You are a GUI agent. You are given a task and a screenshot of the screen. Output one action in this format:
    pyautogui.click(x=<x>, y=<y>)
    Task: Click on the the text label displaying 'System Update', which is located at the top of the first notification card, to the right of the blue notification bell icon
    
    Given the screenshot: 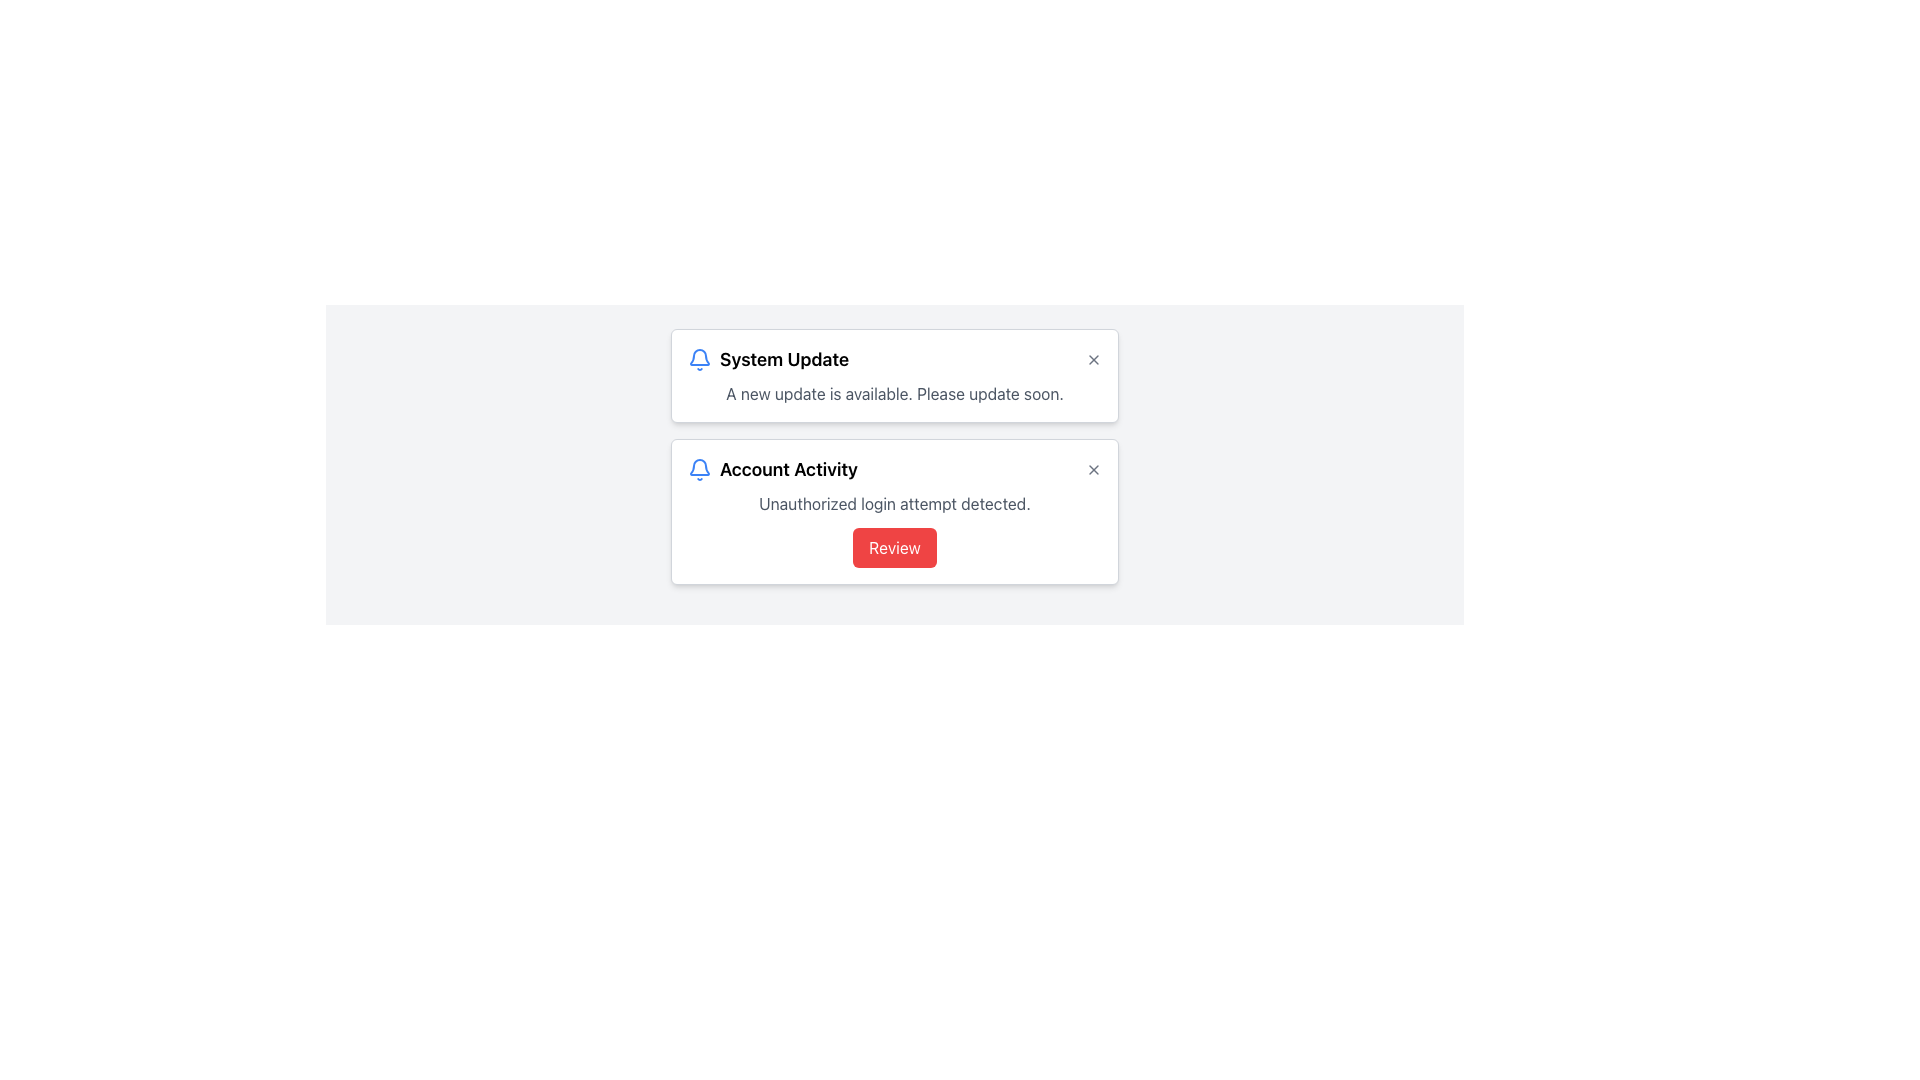 What is the action you would take?
    pyautogui.click(x=783, y=358)
    